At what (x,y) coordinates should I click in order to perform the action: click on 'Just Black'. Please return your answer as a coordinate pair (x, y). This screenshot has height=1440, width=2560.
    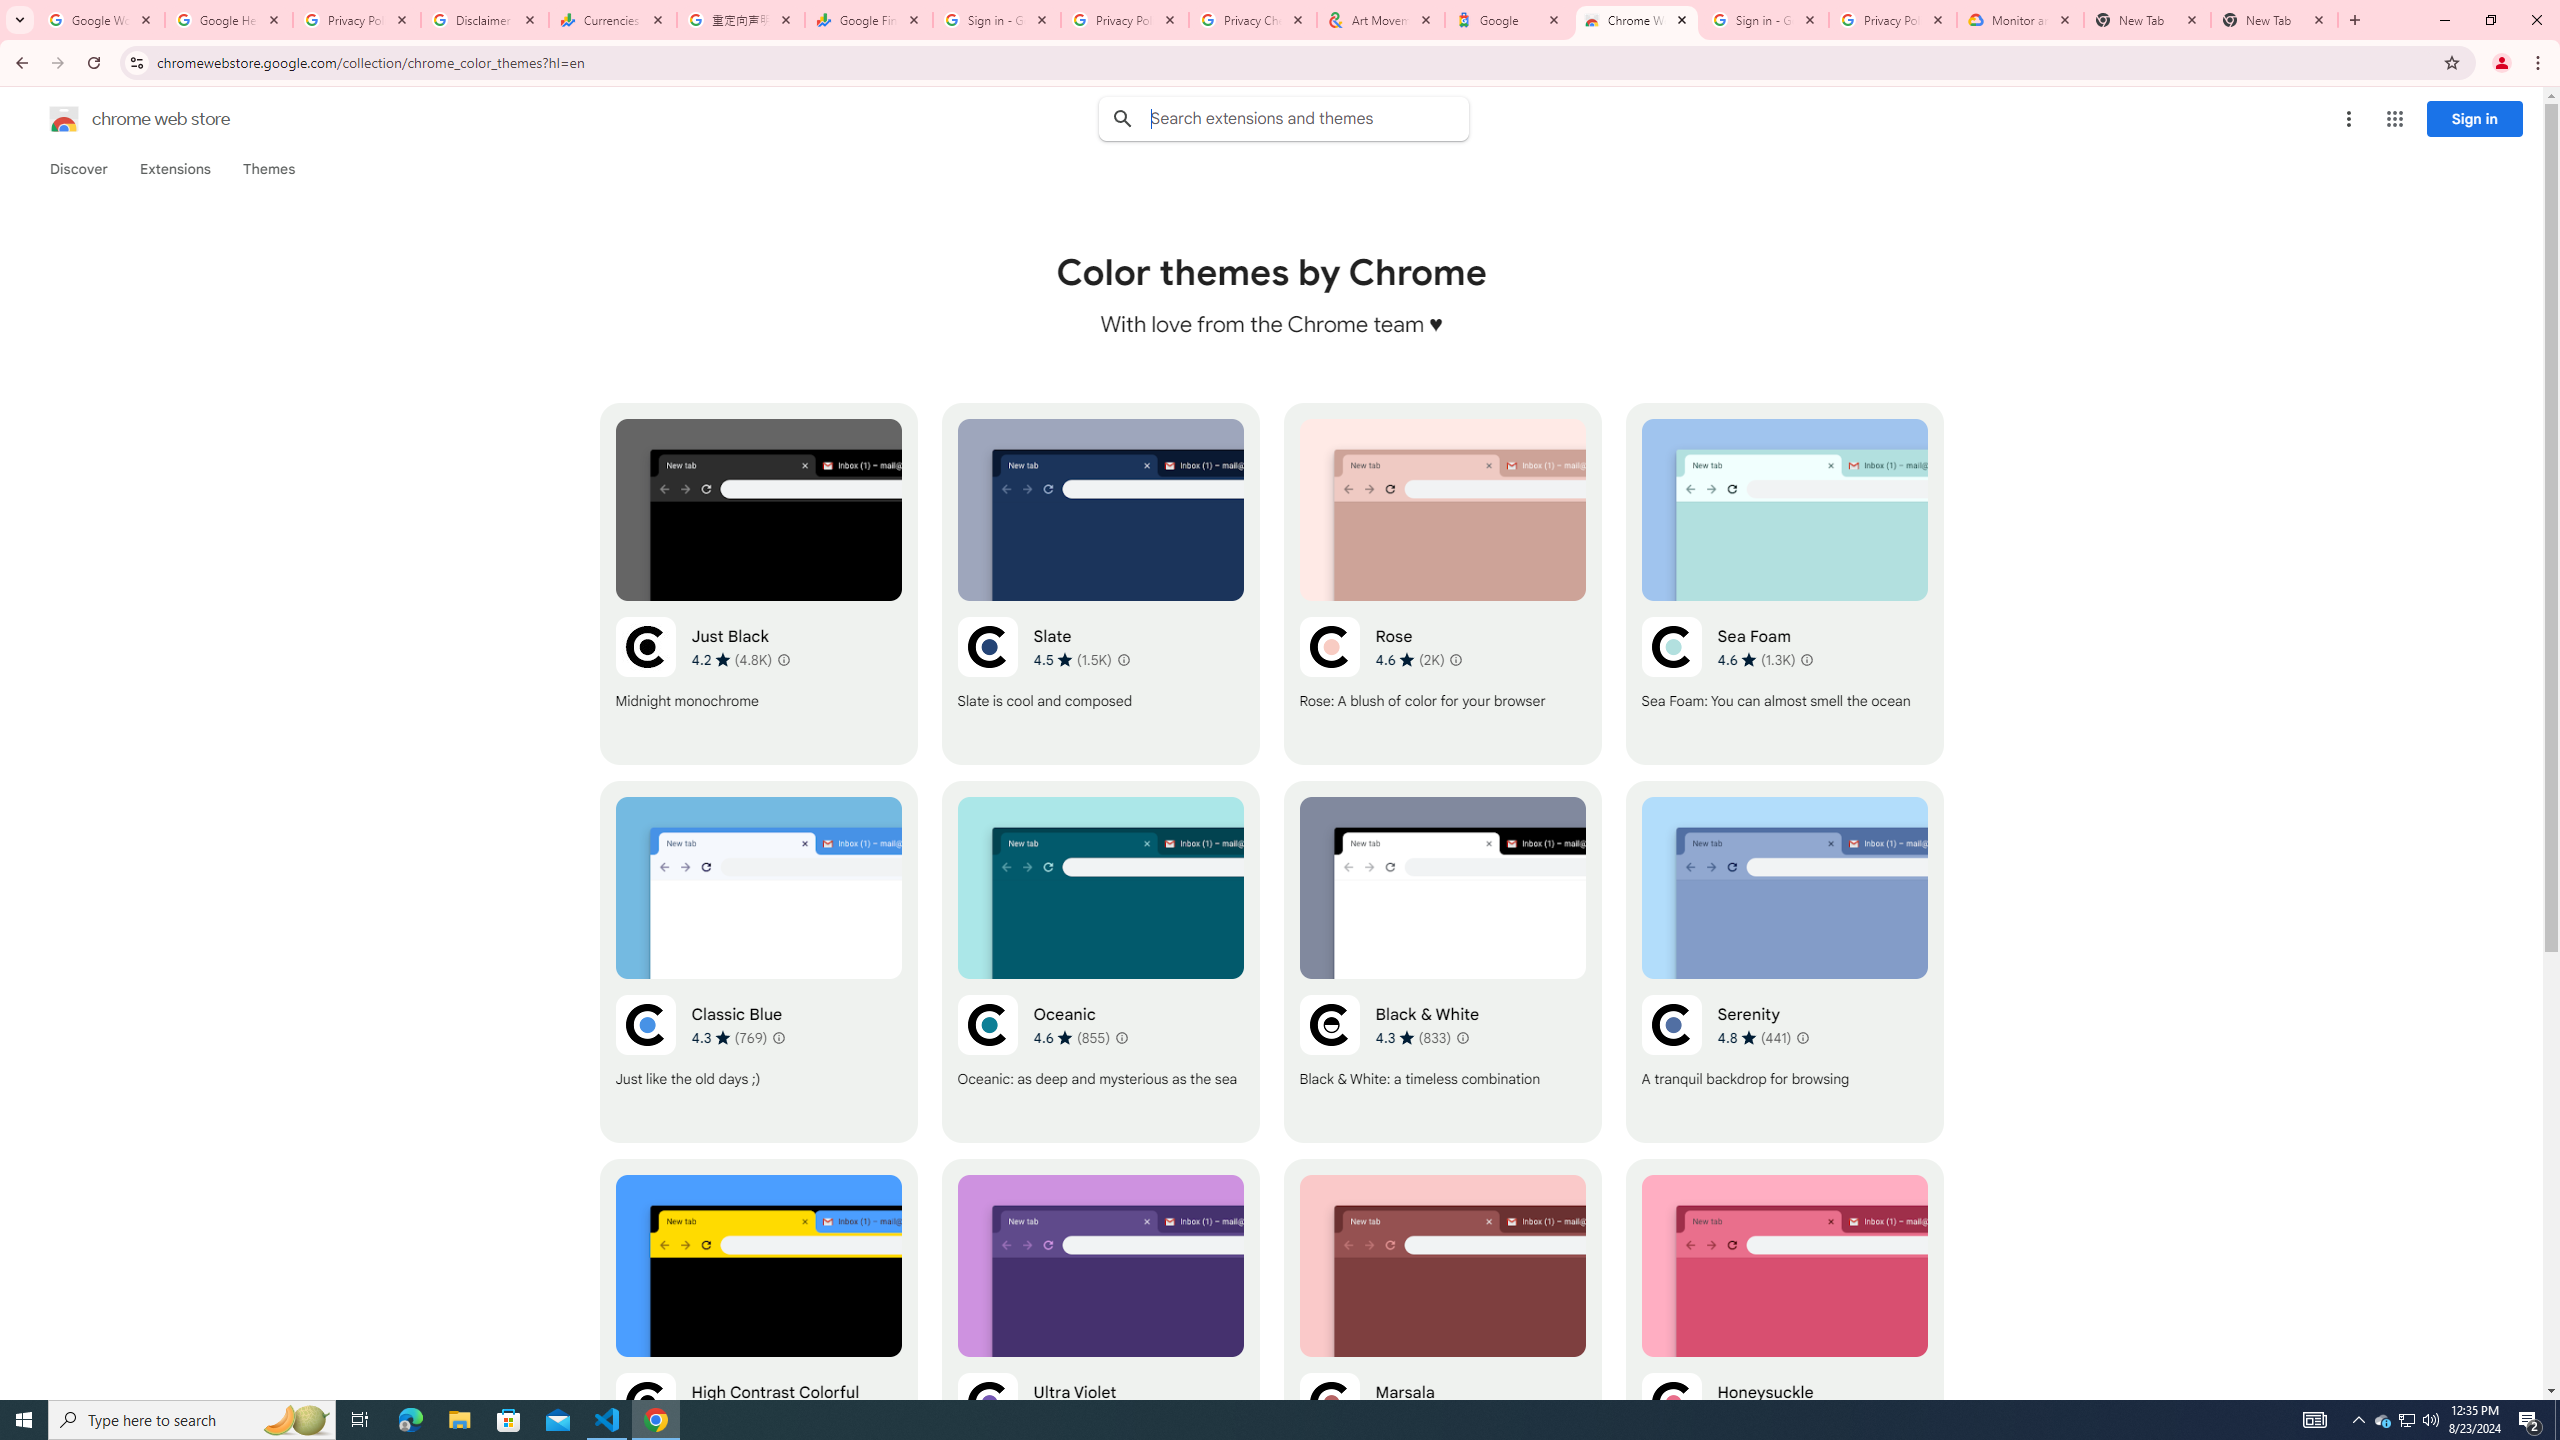
    Looking at the image, I should click on (758, 582).